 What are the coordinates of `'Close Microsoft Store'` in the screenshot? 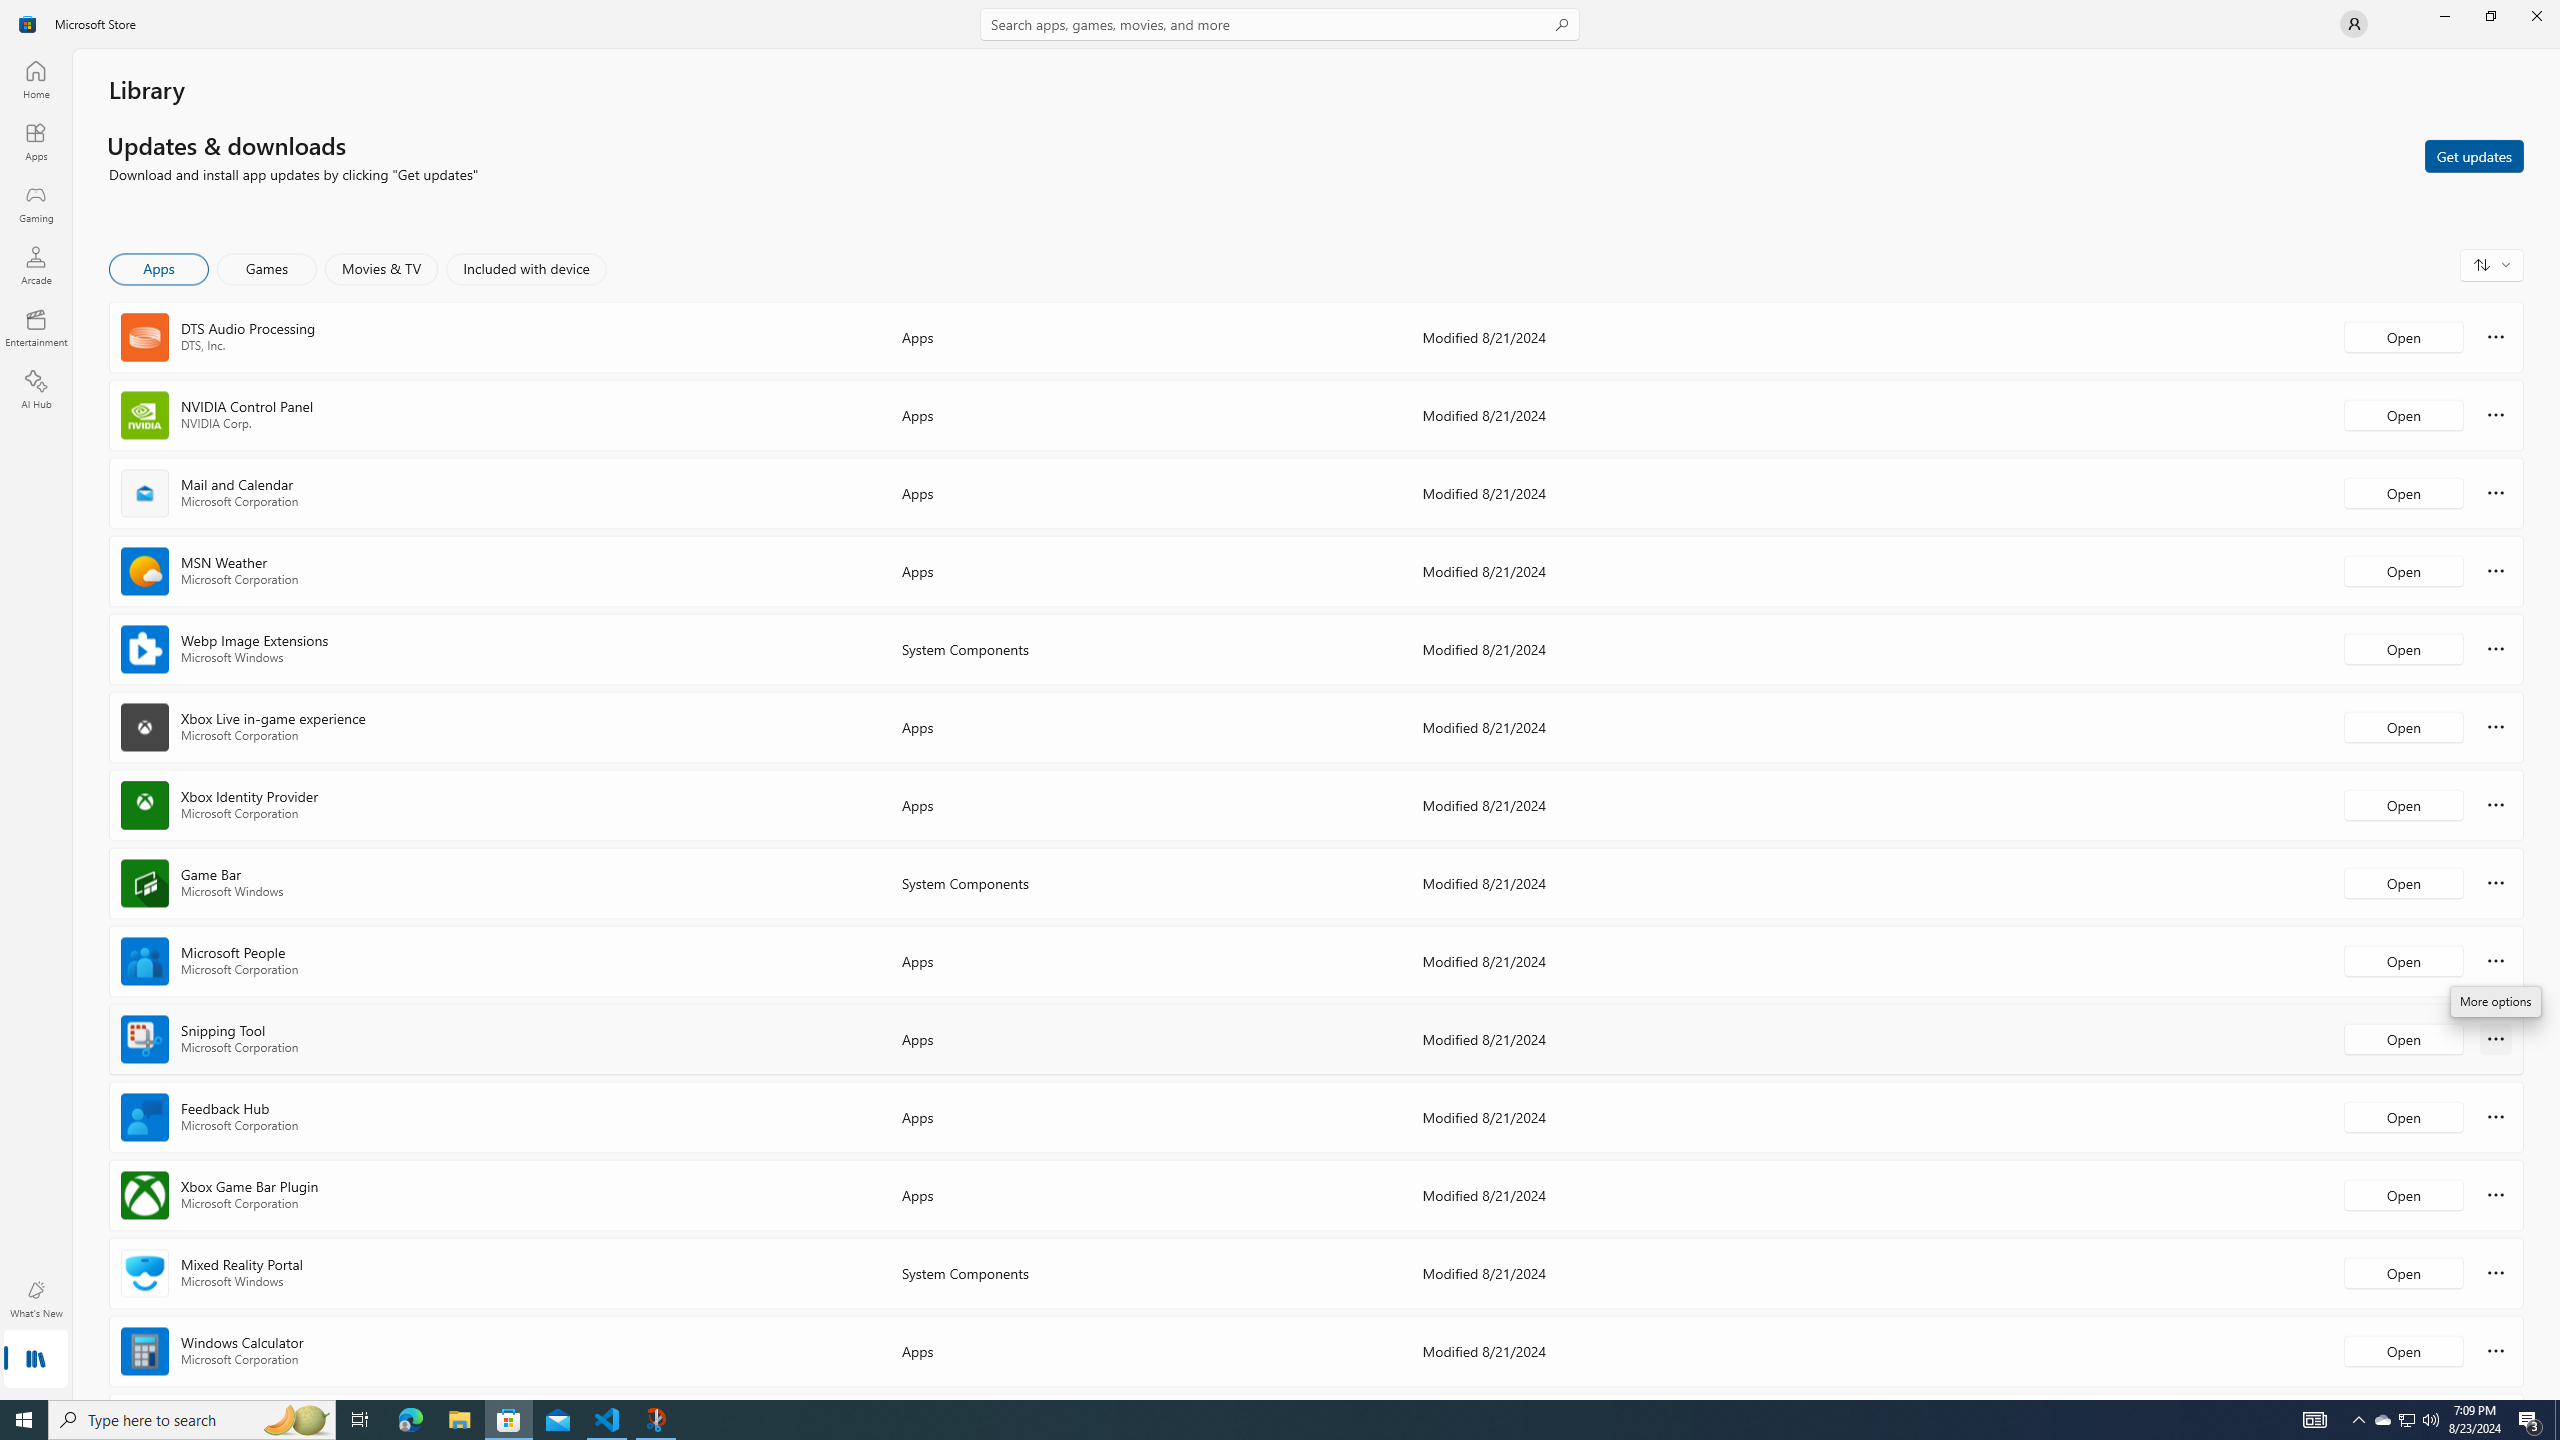 It's located at (2535, 15).